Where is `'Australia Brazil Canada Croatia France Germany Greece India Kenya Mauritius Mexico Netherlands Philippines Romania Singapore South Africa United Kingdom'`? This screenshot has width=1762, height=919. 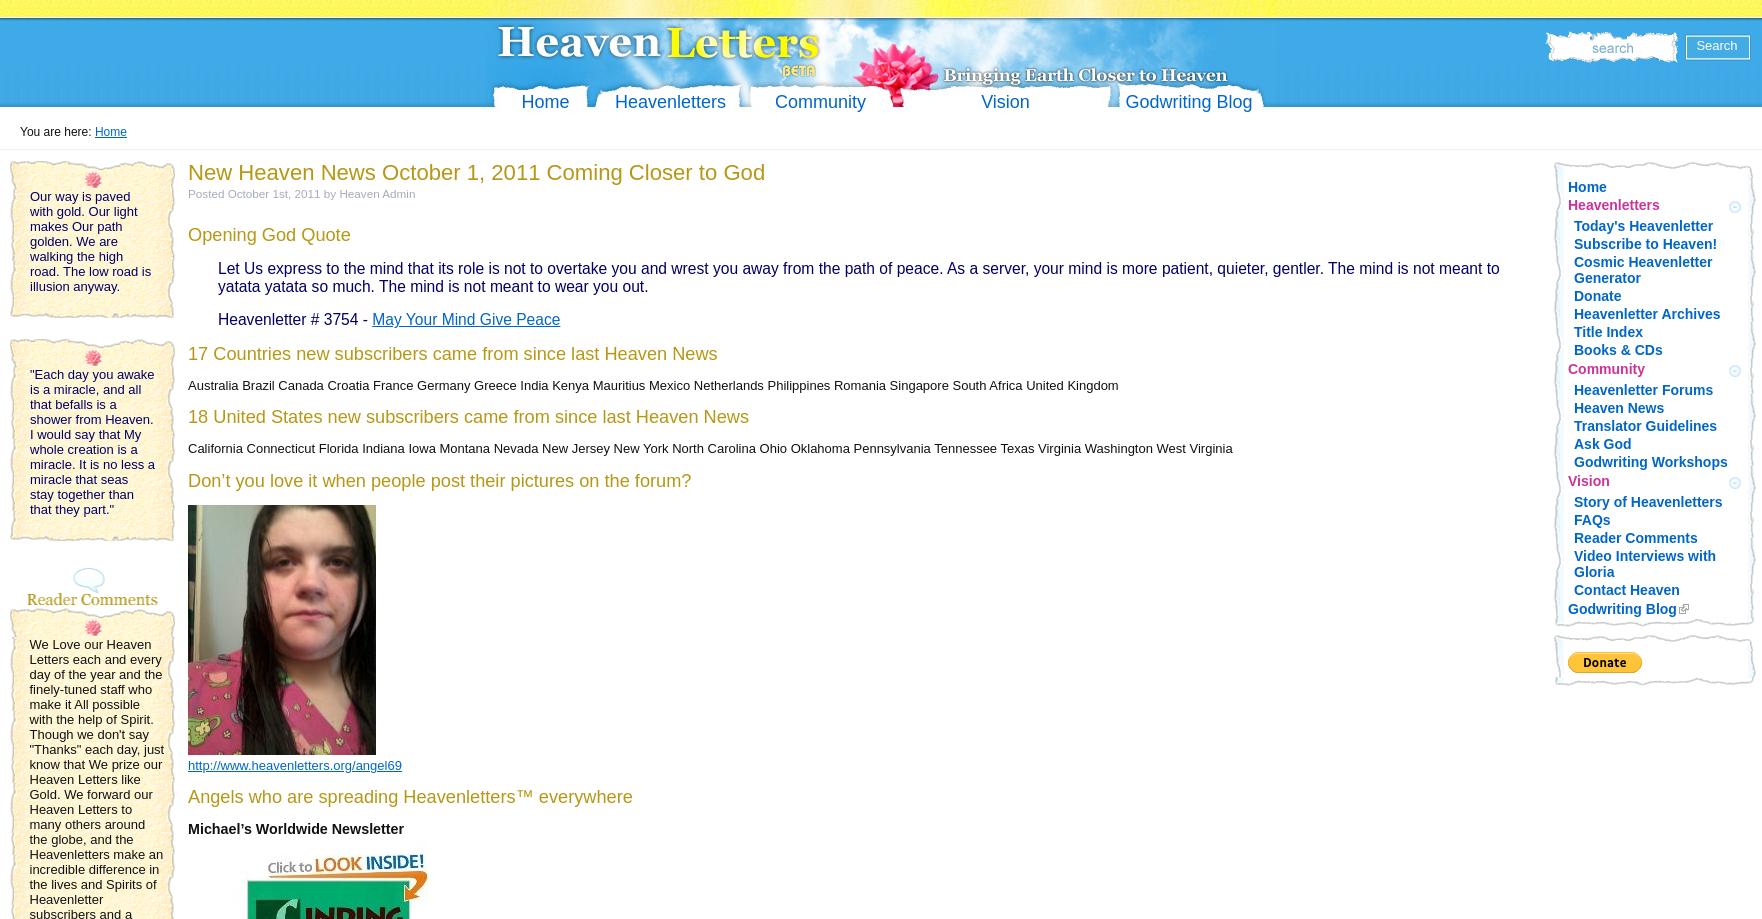
'Australia Brazil Canada Croatia France Germany Greece India Kenya Mauritius Mexico Netherlands Philippines Romania Singapore South Africa United Kingdom' is located at coordinates (651, 385).